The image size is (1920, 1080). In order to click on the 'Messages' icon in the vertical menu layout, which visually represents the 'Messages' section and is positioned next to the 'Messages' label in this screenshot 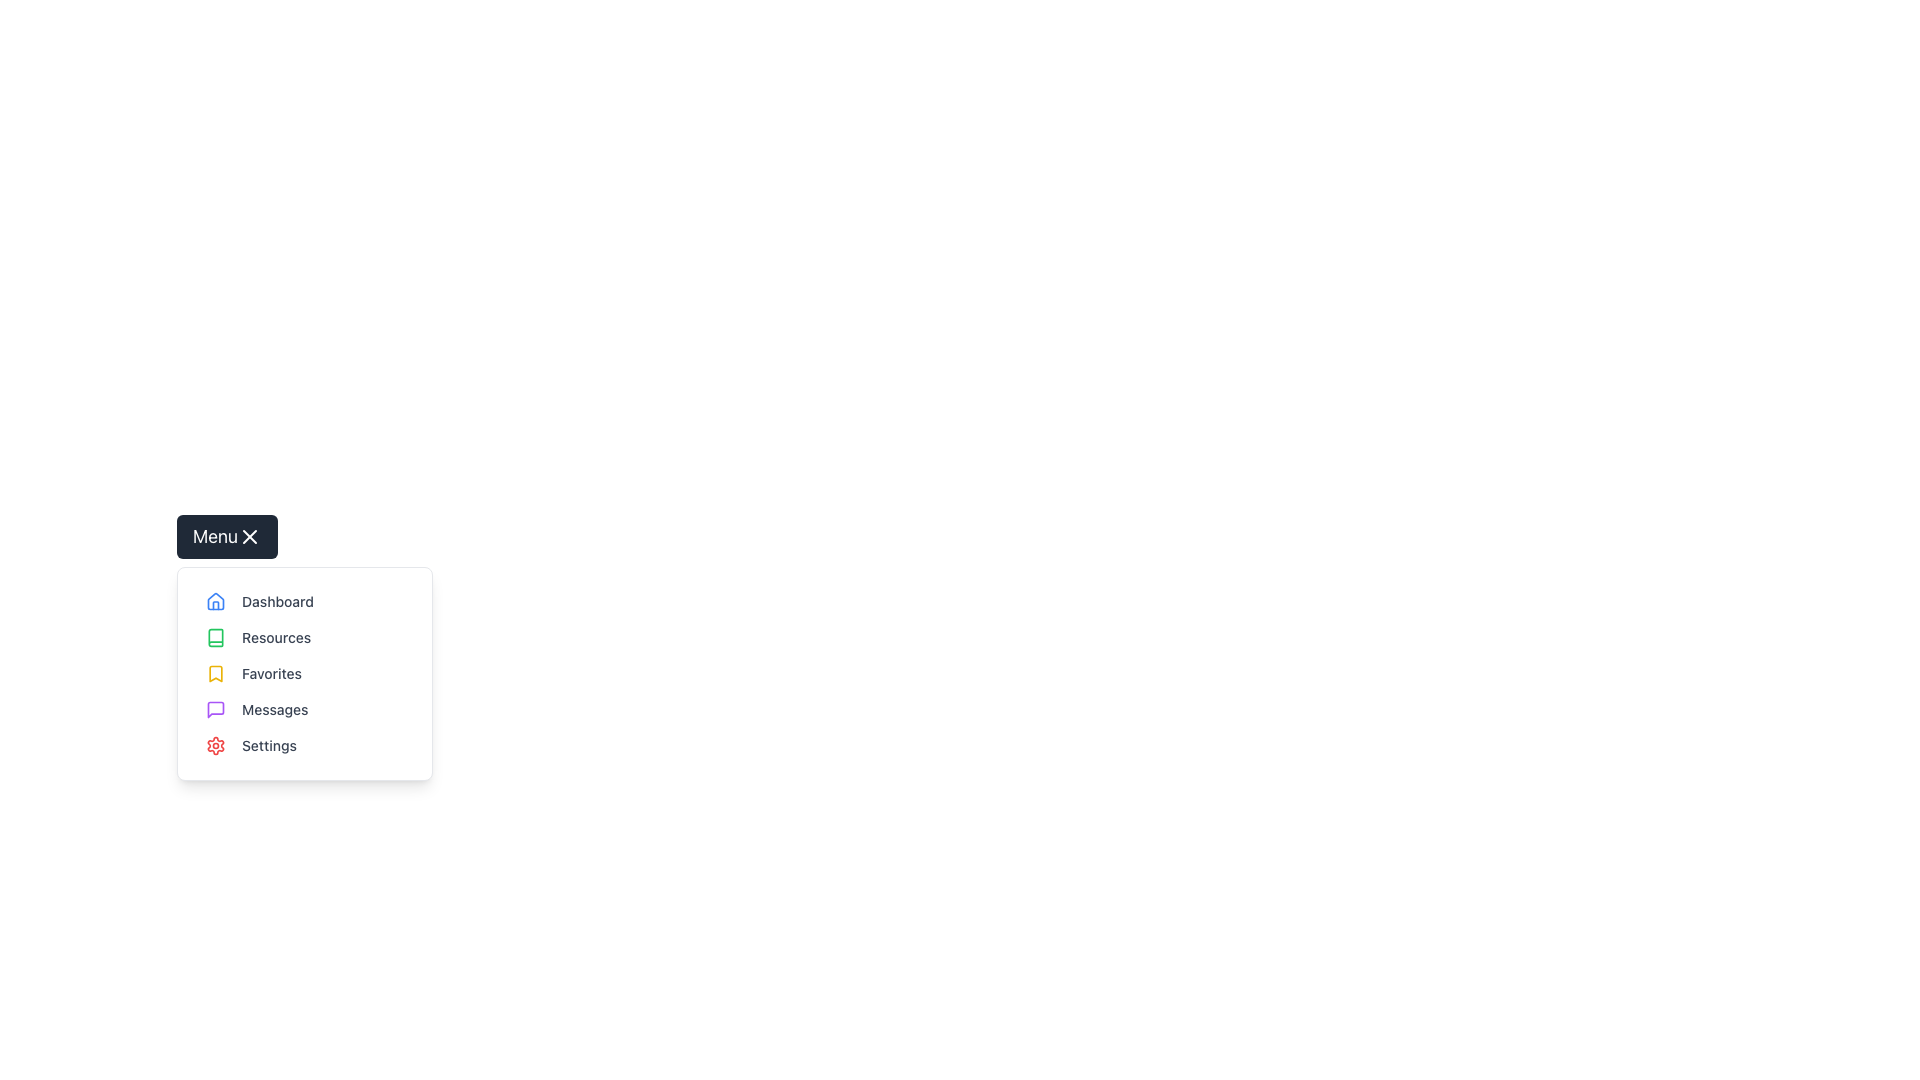, I will do `click(216, 708)`.